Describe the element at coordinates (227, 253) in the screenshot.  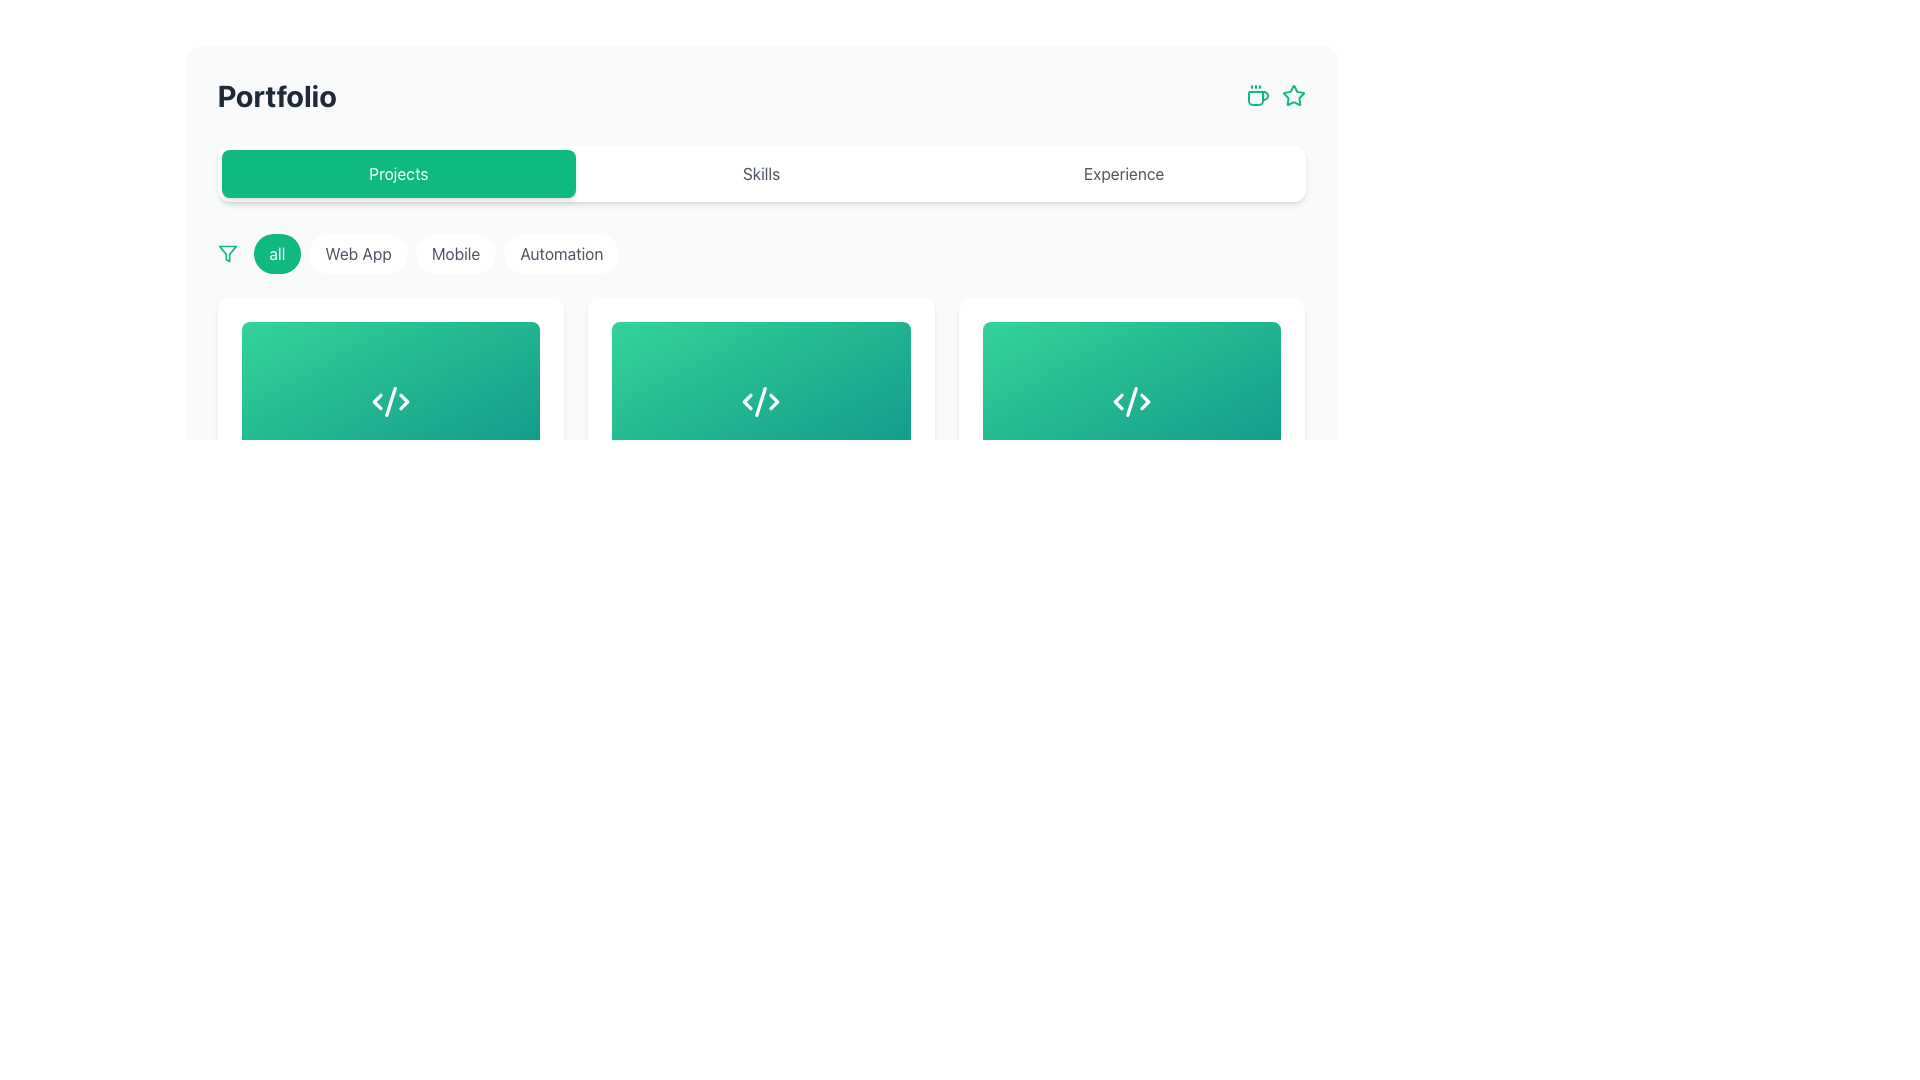
I see `the green triangular funnel-shaped filter icon located to the left of the 'all' filter button in the top-left section of the interface` at that location.